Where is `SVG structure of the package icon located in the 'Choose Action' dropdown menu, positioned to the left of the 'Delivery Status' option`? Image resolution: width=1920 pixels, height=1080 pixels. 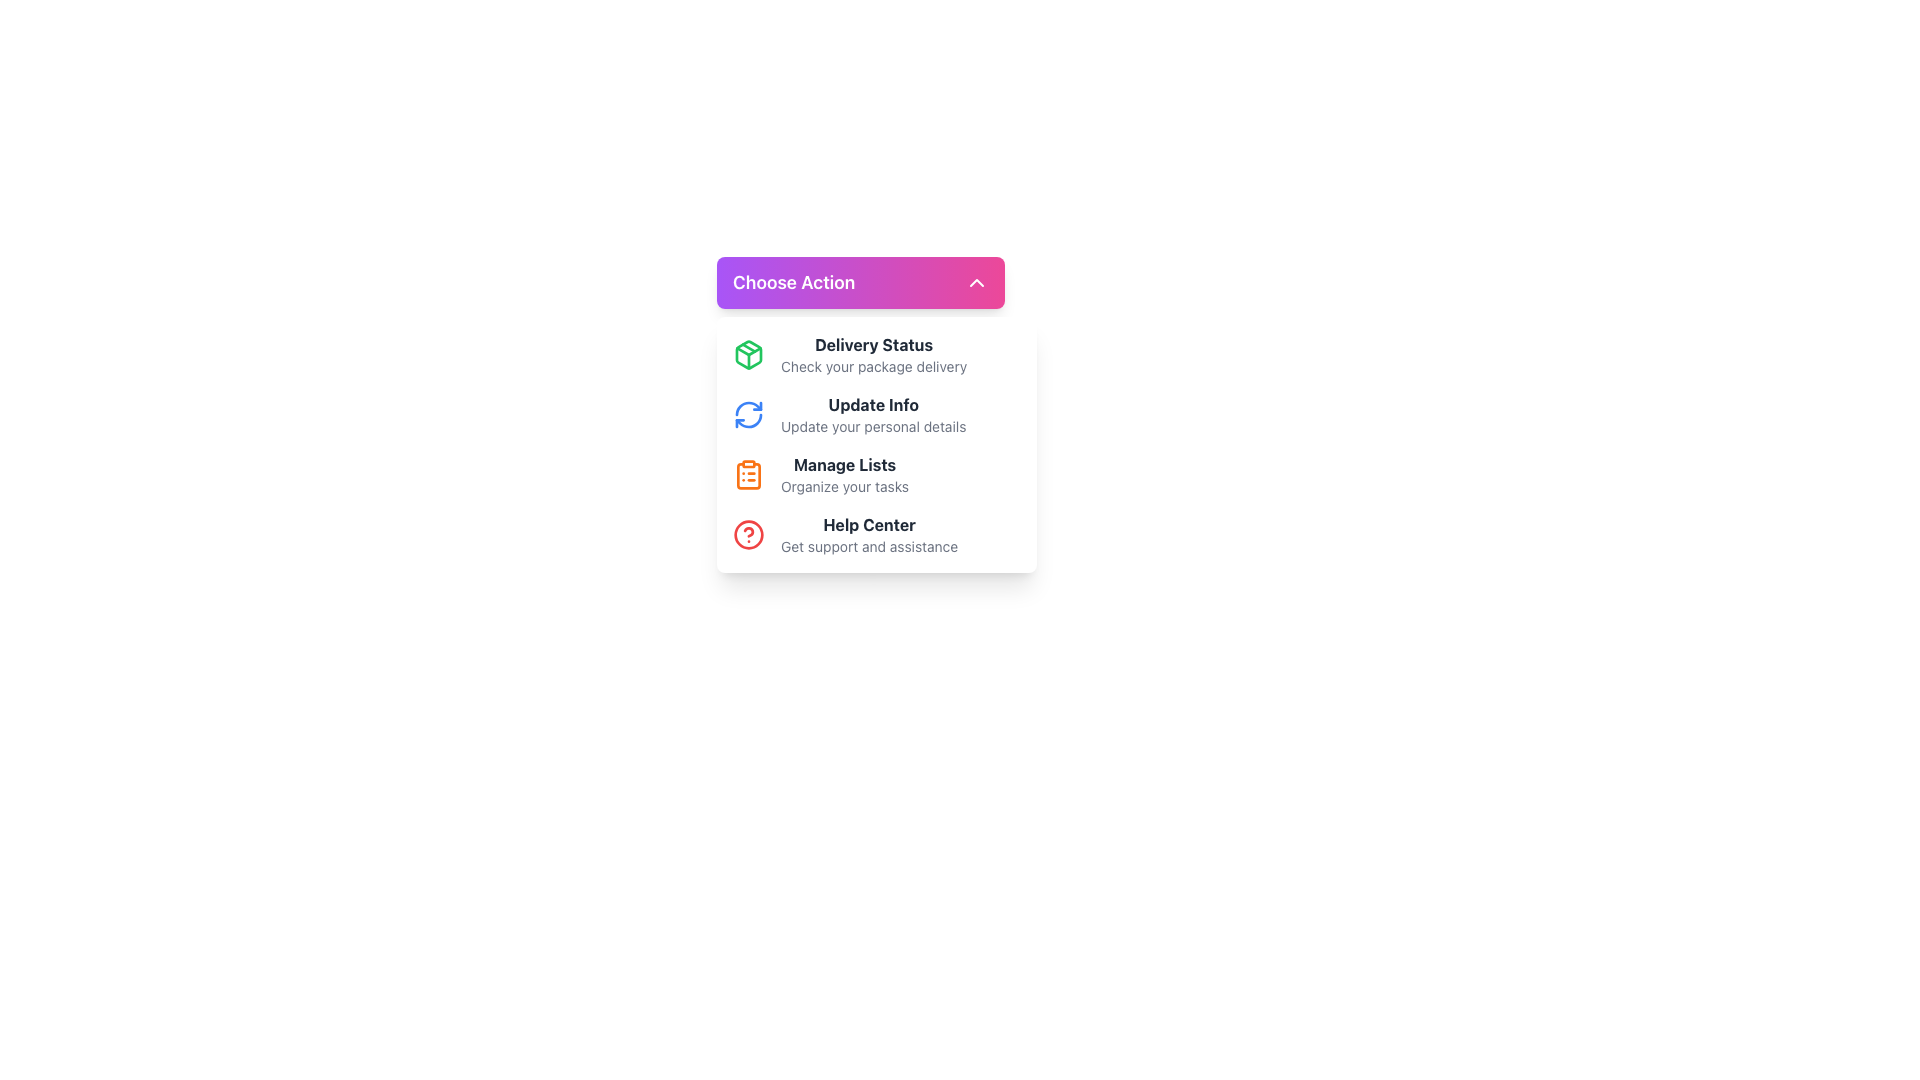
SVG structure of the package icon located in the 'Choose Action' dropdown menu, positioned to the left of the 'Delivery Status' option is located at coordinates (747, 353).